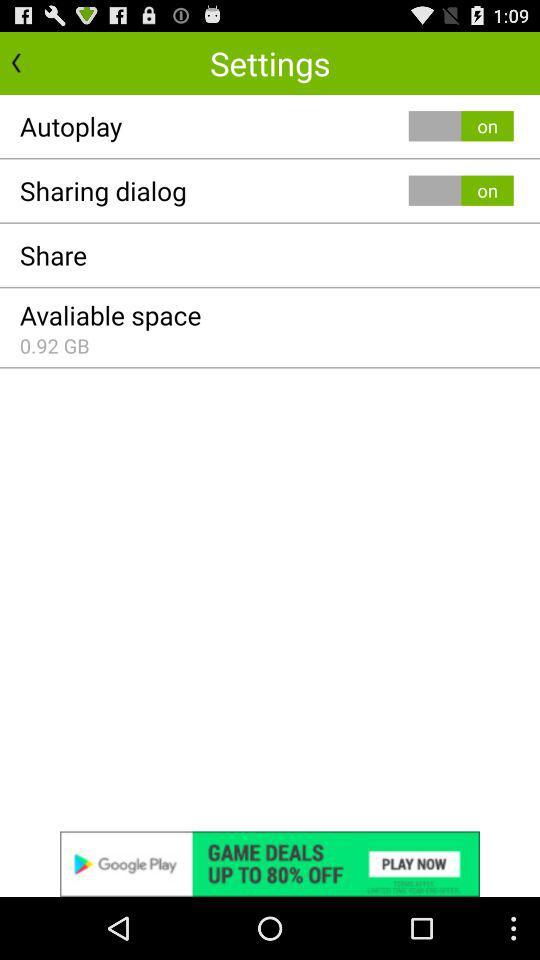  I want to click on go back, so click(36, 62).